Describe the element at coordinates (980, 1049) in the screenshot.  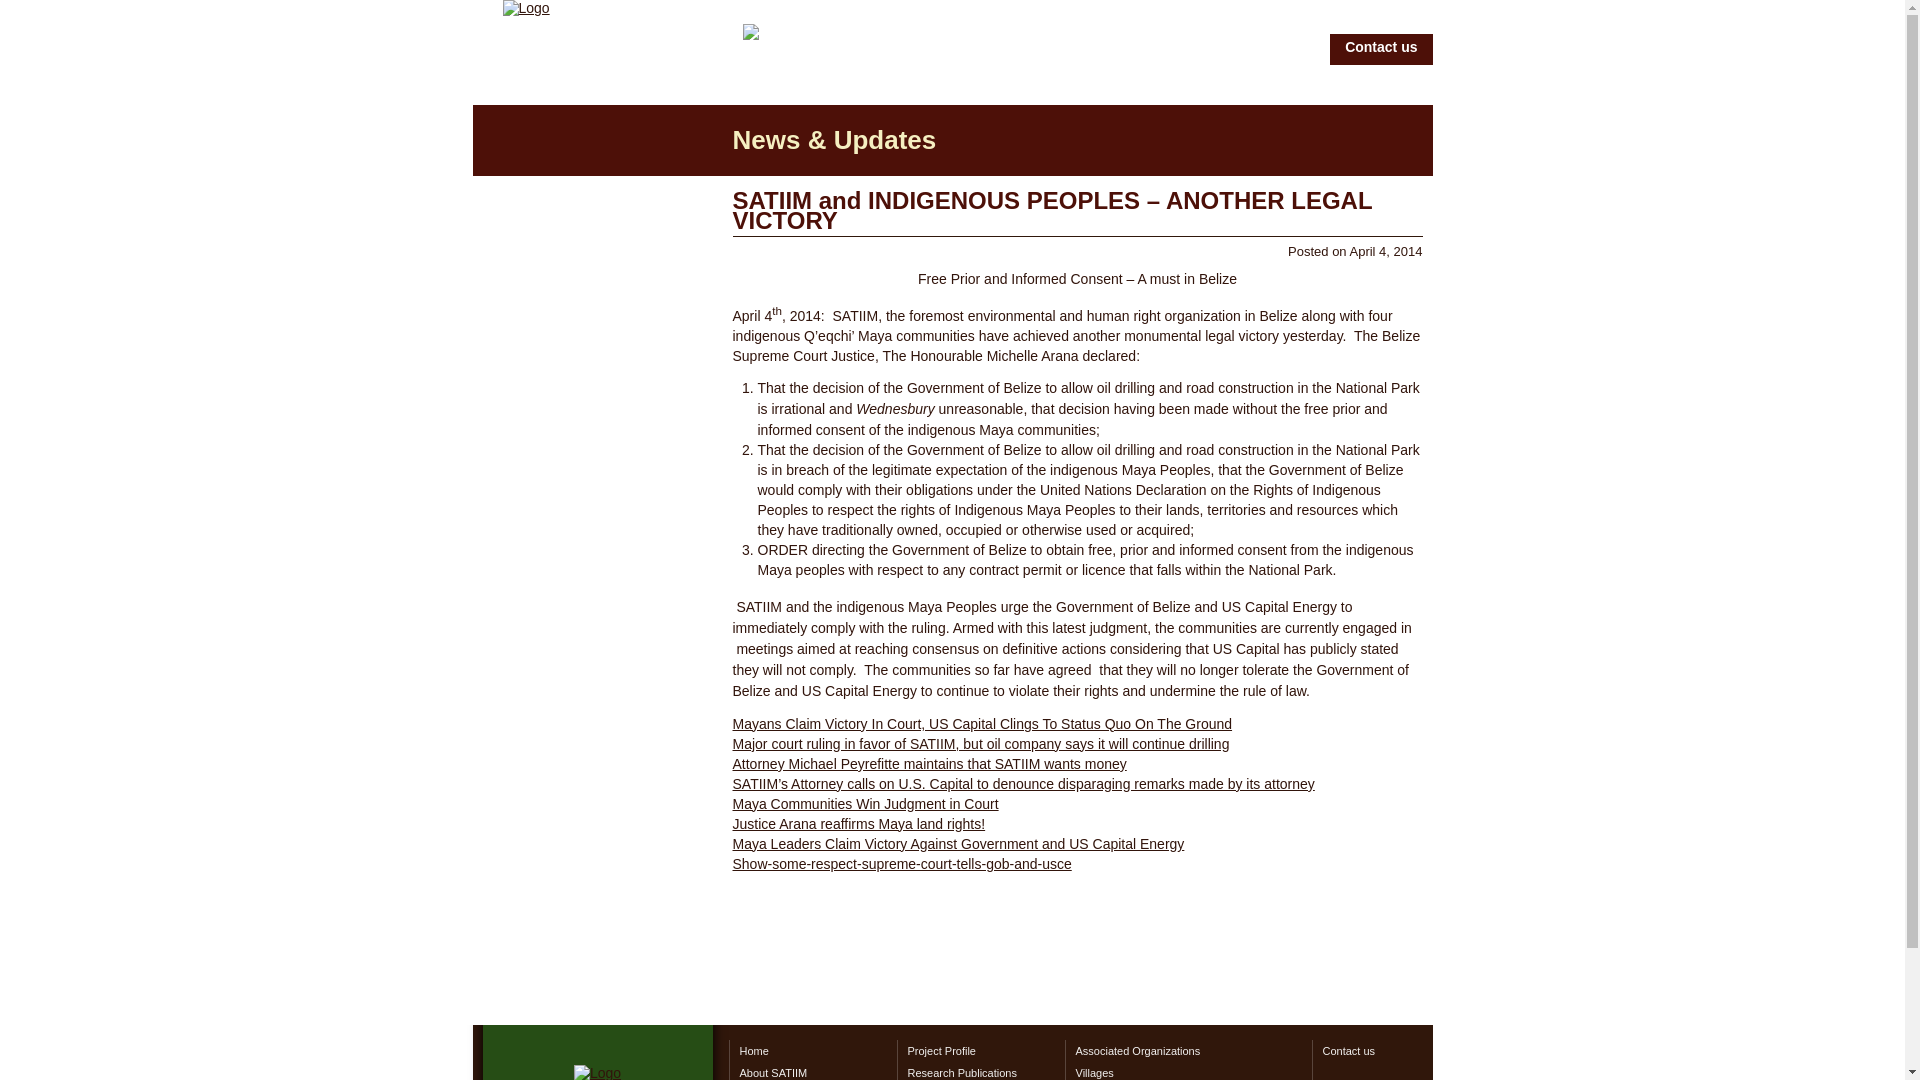
I see `'Project Profile'` at that location.